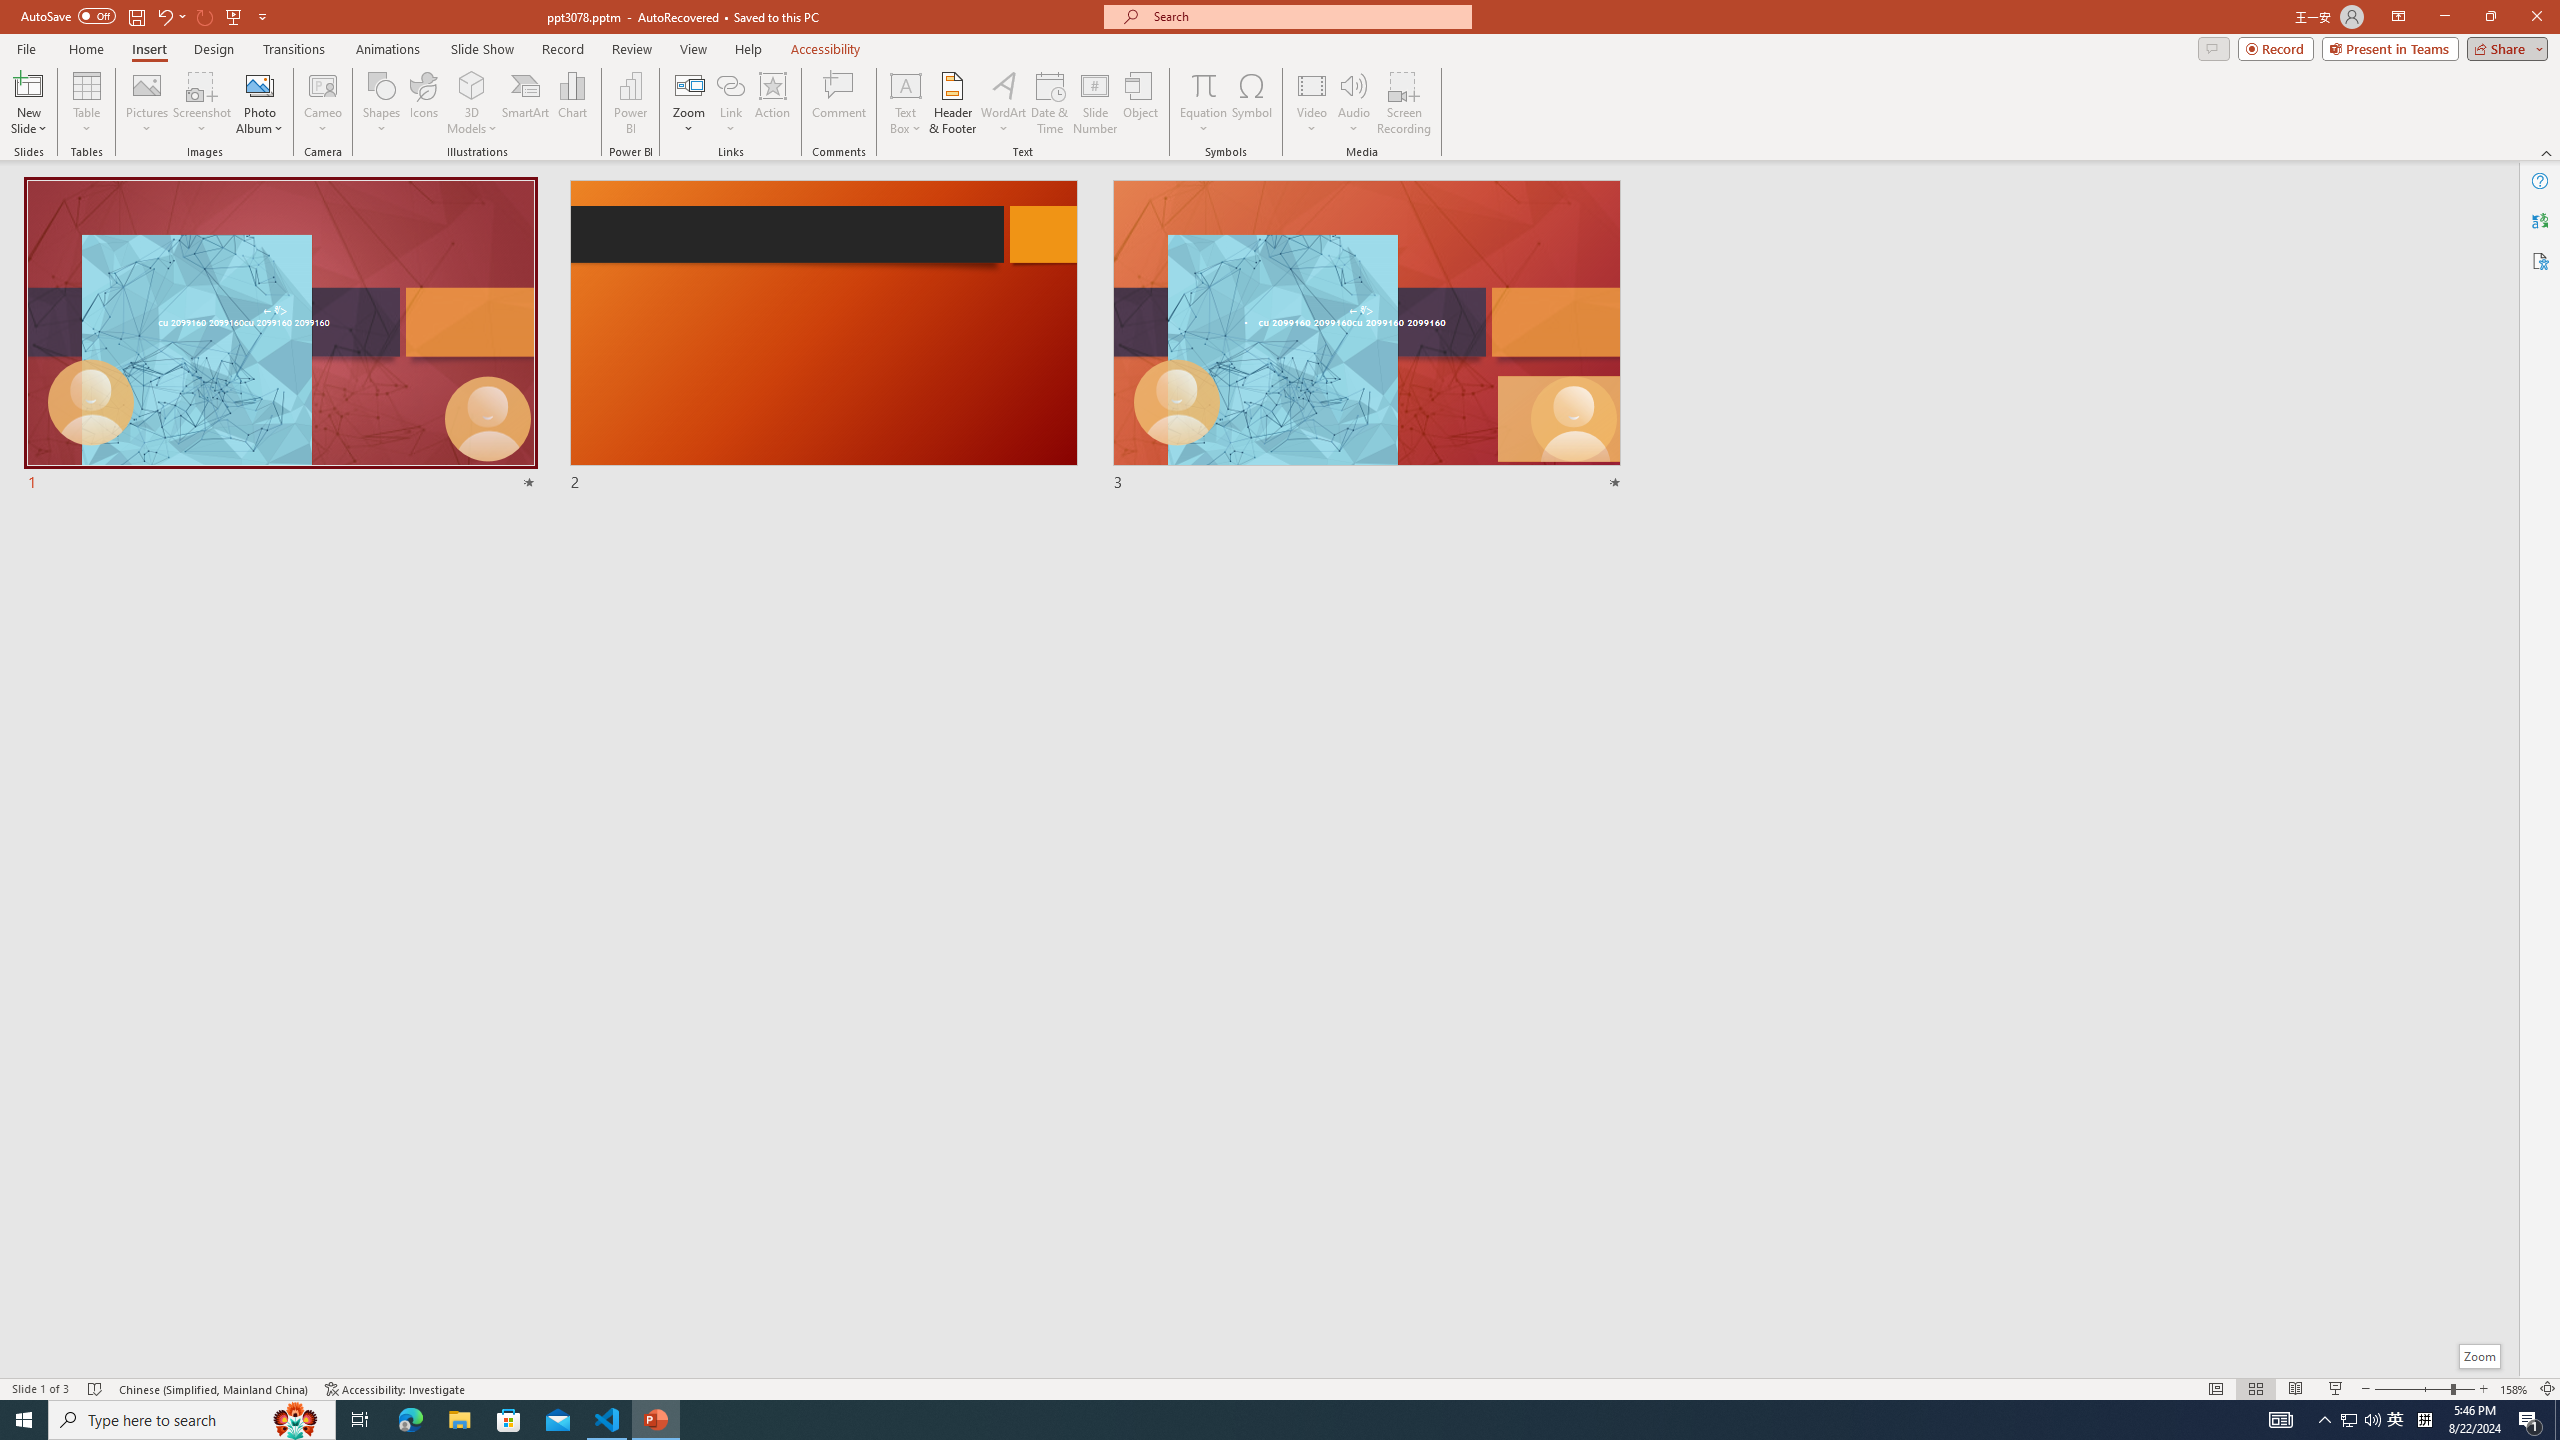 The width and height of the screenshot is (2560, 1440). Describe the element at coordinates (1094, 103) in the screenshot. I see `'Slide Number'` at that location.